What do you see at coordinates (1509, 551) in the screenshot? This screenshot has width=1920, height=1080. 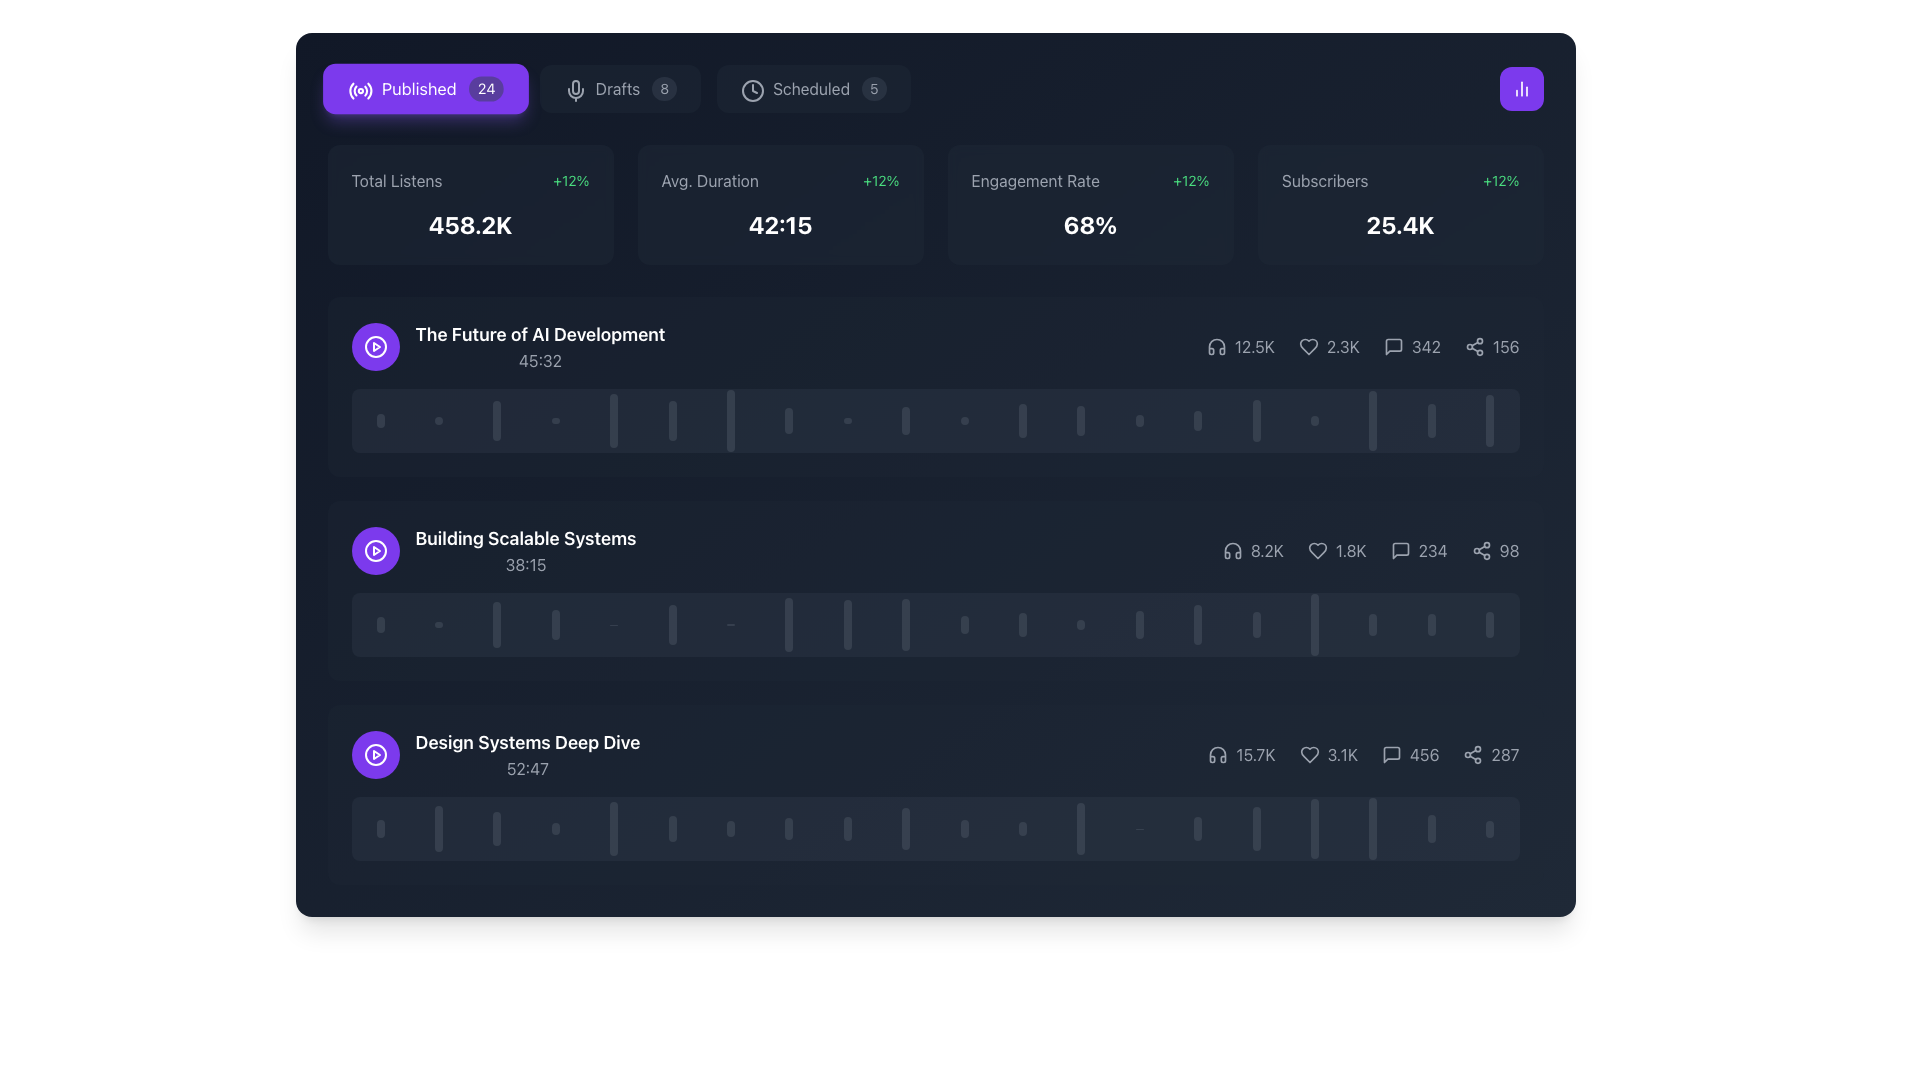 I see `the static text displaying a numerical value associated with the 'Building Scalable Systems' entry, located immediately to the right of the share icon` at bounding box center [1509, 551].